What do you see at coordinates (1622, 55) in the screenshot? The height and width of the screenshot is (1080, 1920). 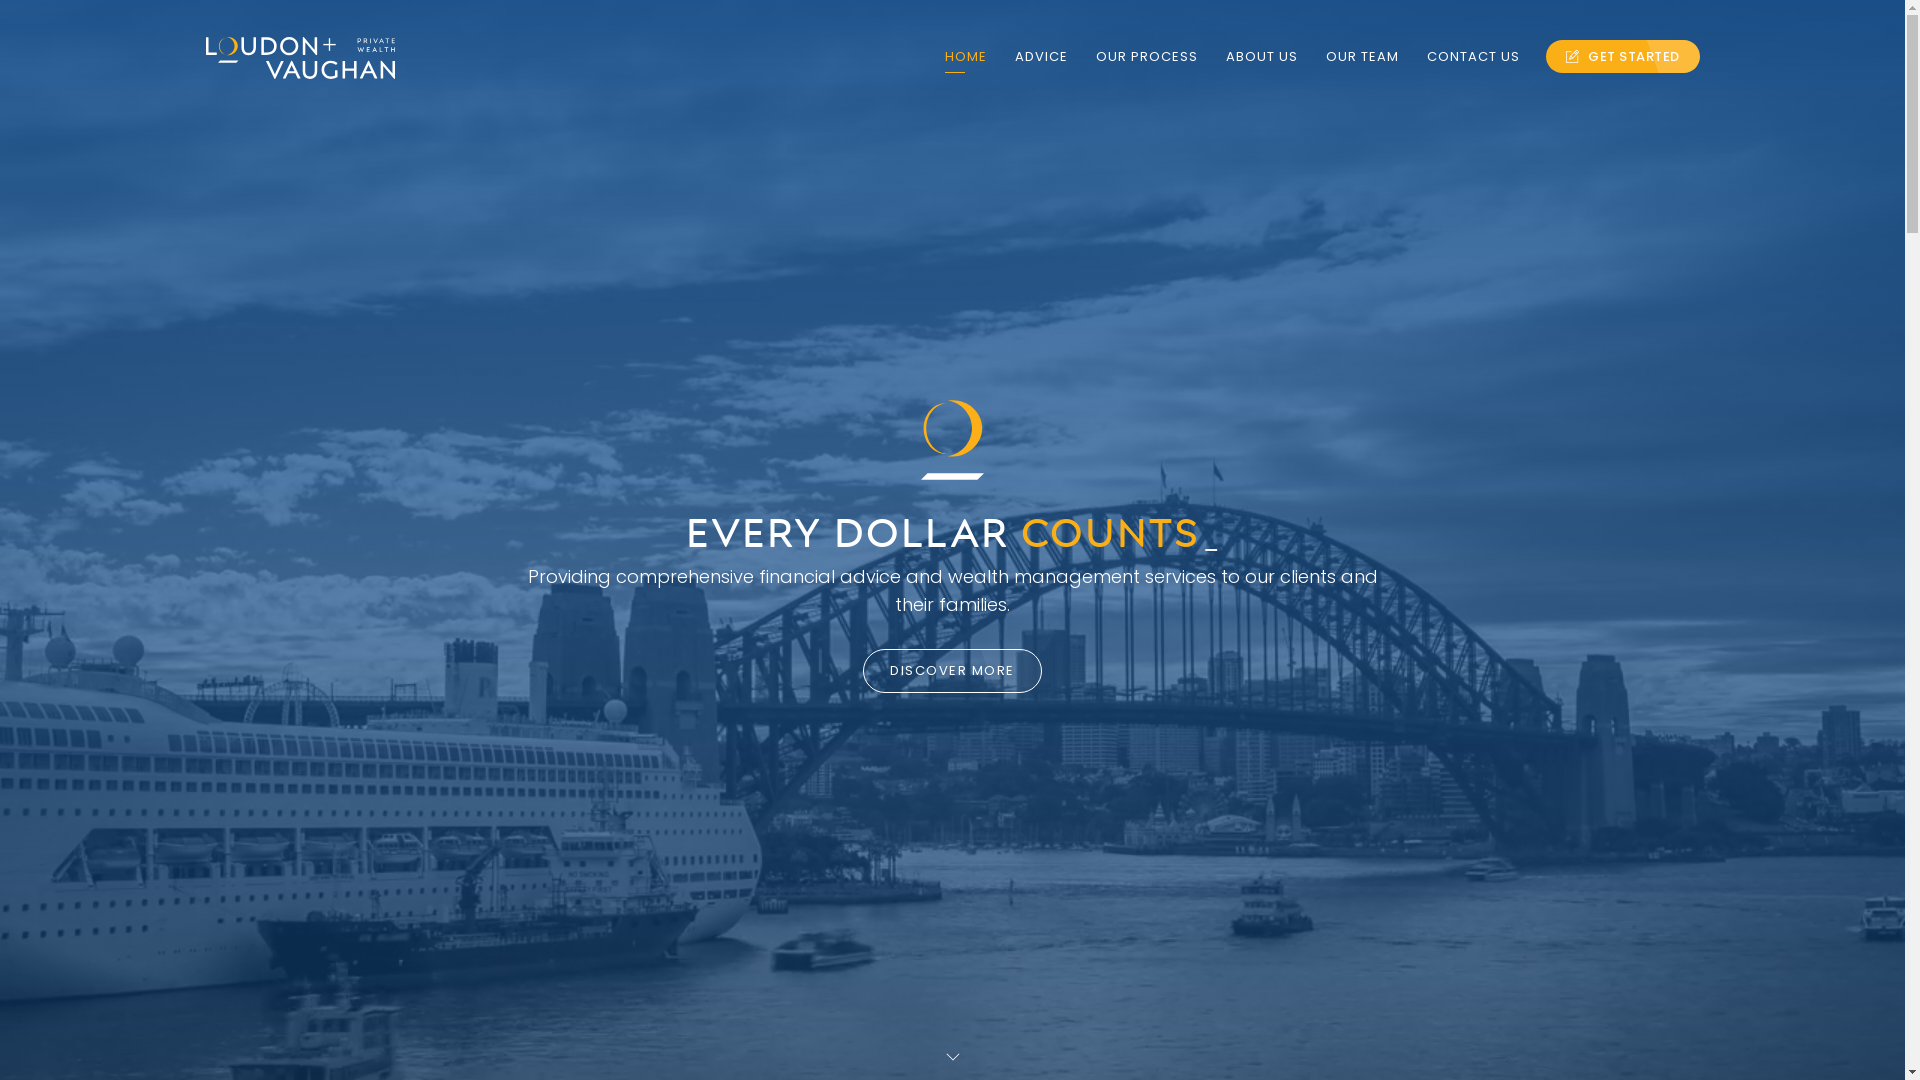 I see `'GET STARTED'` at bounding box center [1622, 55].